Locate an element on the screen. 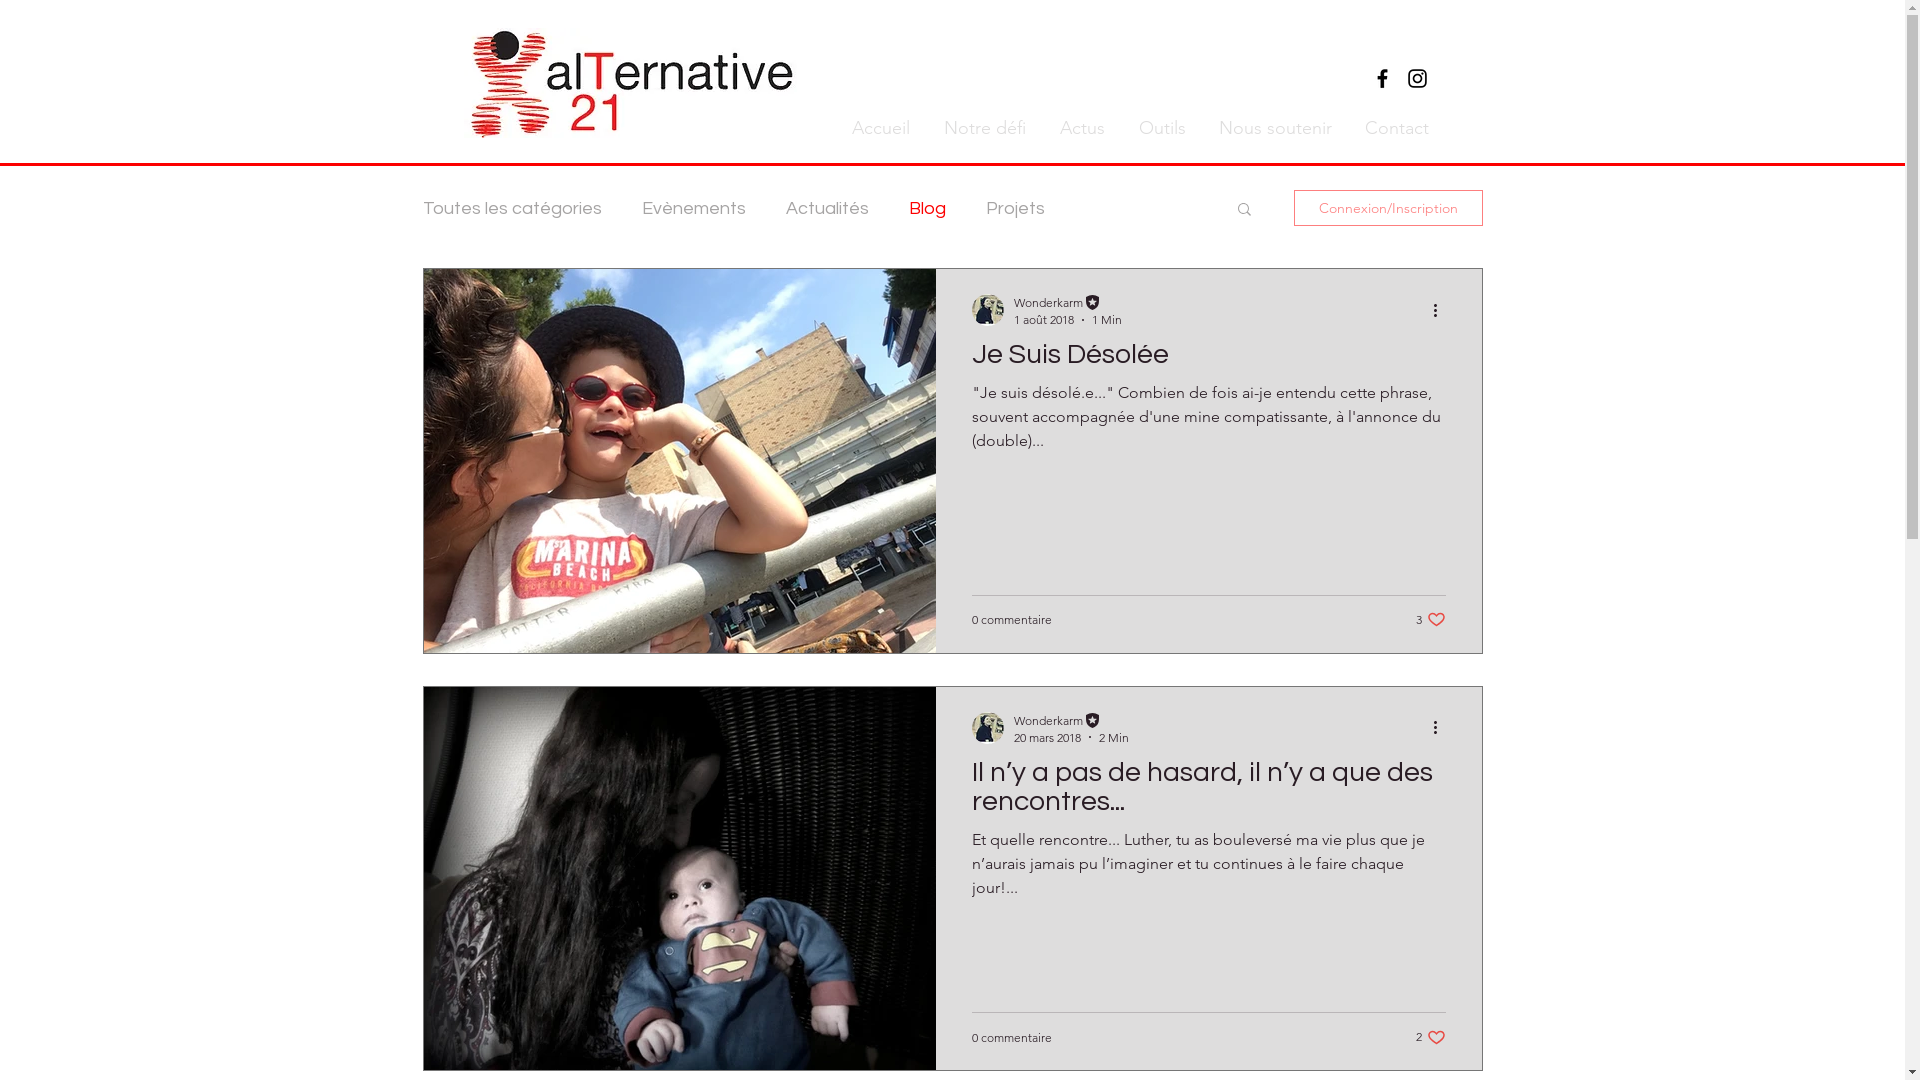 The height and width of the screenshot is (1080, 1920). 'Contact' is located at coordinates (1393, 127).